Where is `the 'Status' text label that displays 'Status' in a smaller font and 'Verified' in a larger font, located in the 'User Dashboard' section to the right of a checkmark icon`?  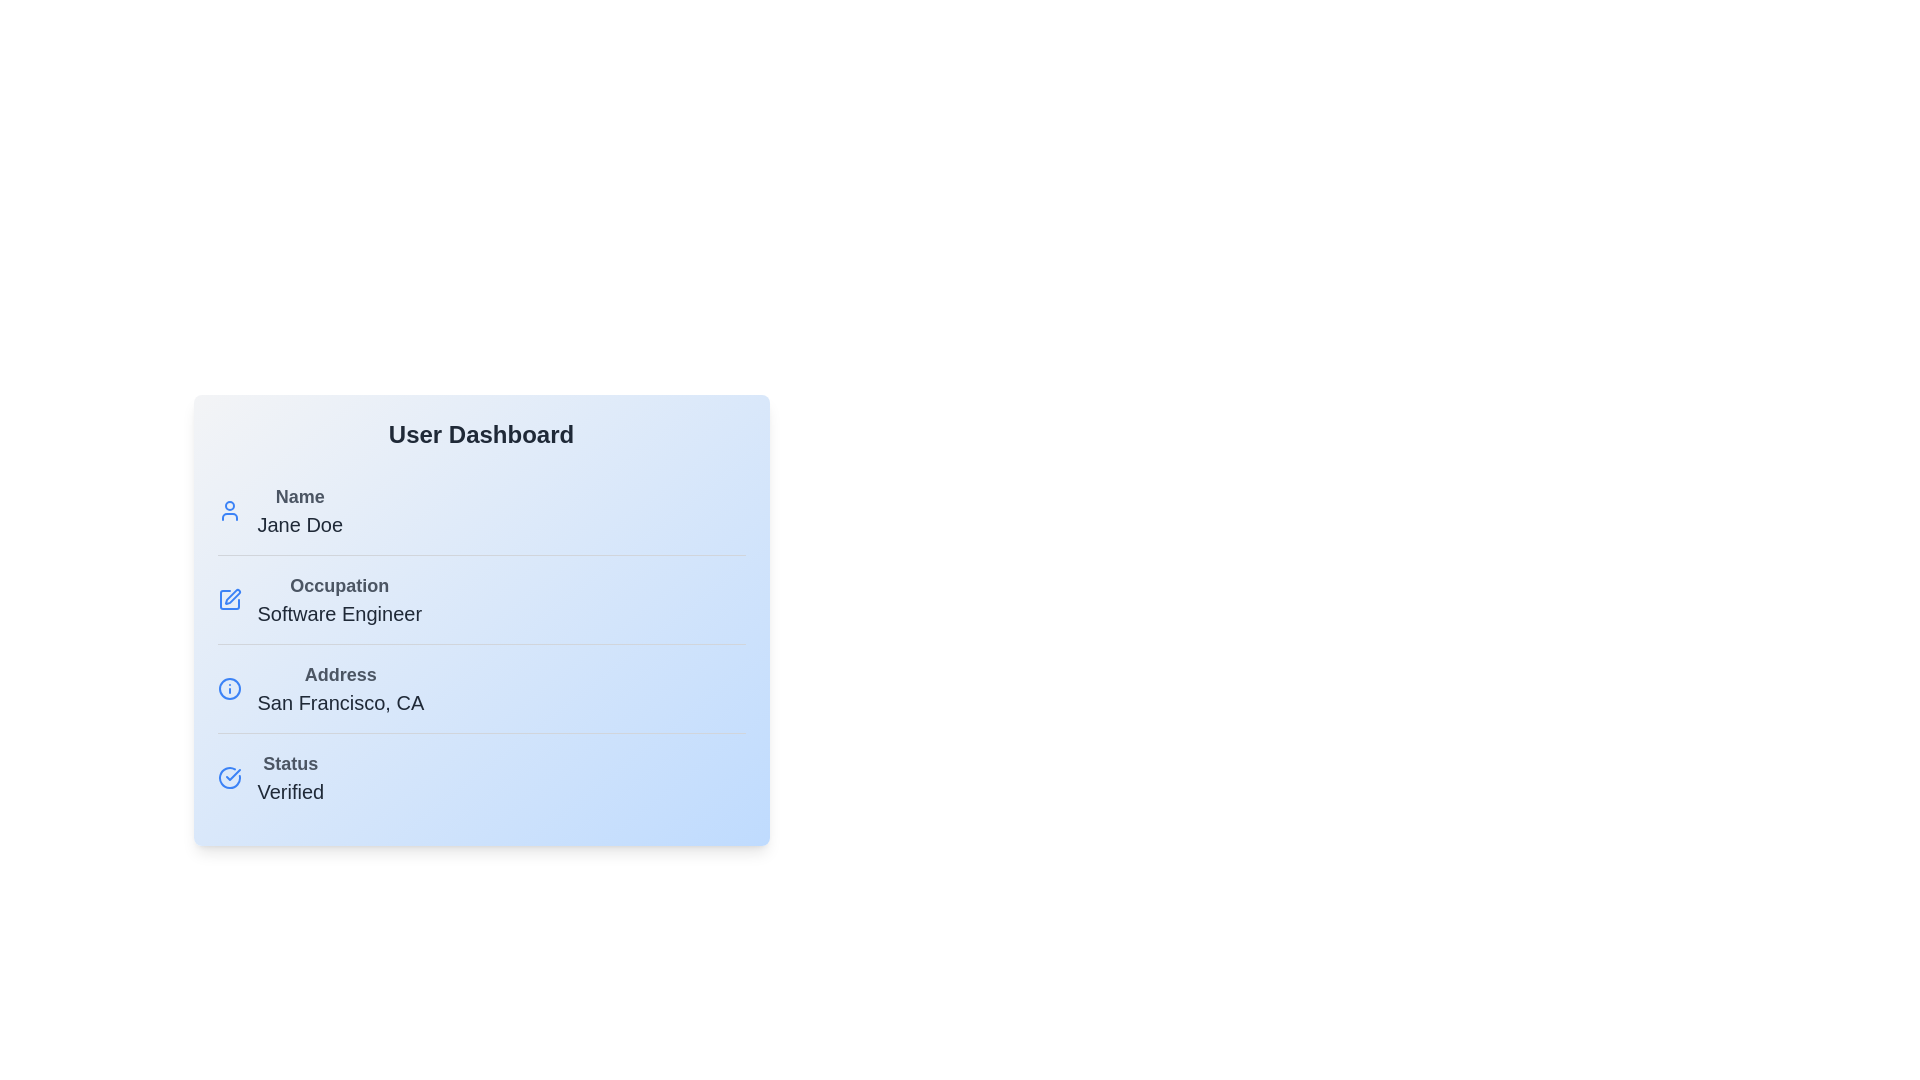 the 'Status' text label that displays 'Status' in a smaller font and 'Verified' in a larger font, located in the 'User Dashboard' section to the right of a checkmark icon is located at coordinates (289, 777).